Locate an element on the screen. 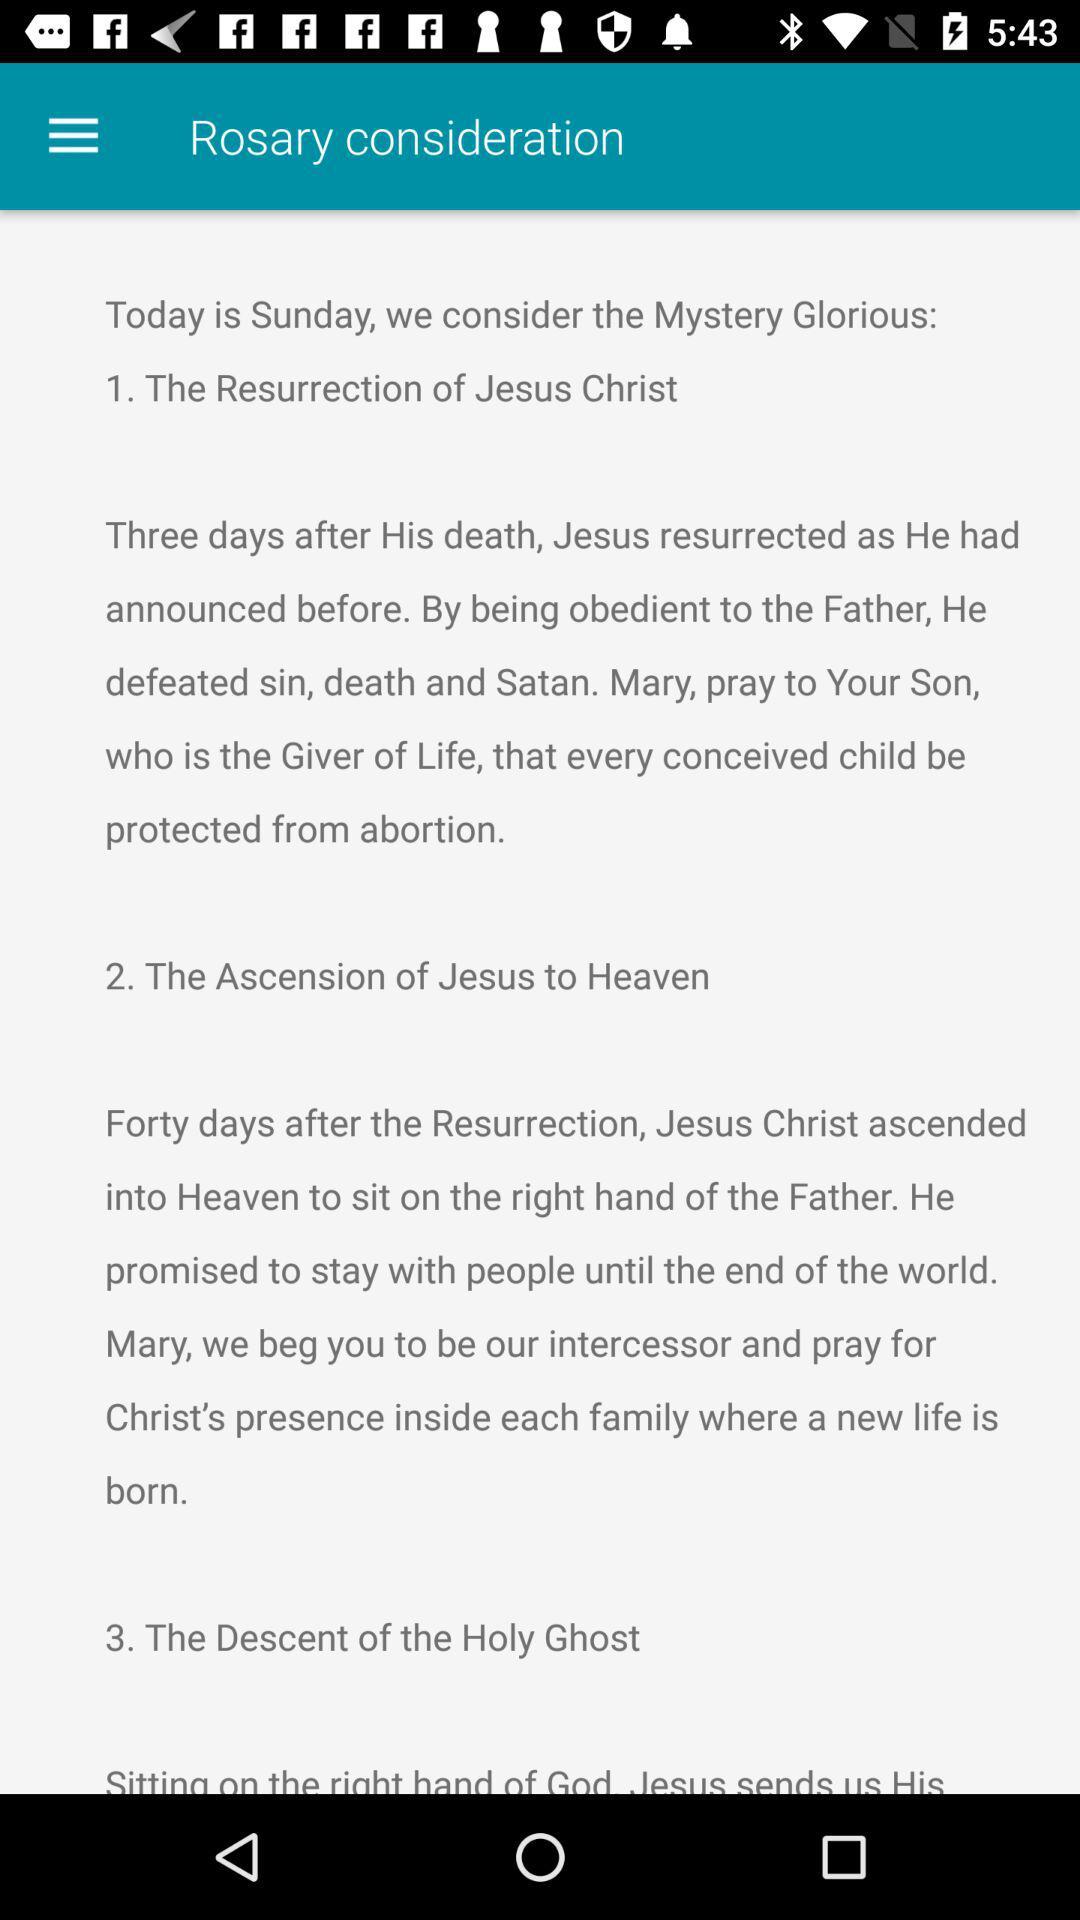 The height and width of the screenshot is (1920, 1080). the item above the today is sunday item is located at coordinates (72, 135).